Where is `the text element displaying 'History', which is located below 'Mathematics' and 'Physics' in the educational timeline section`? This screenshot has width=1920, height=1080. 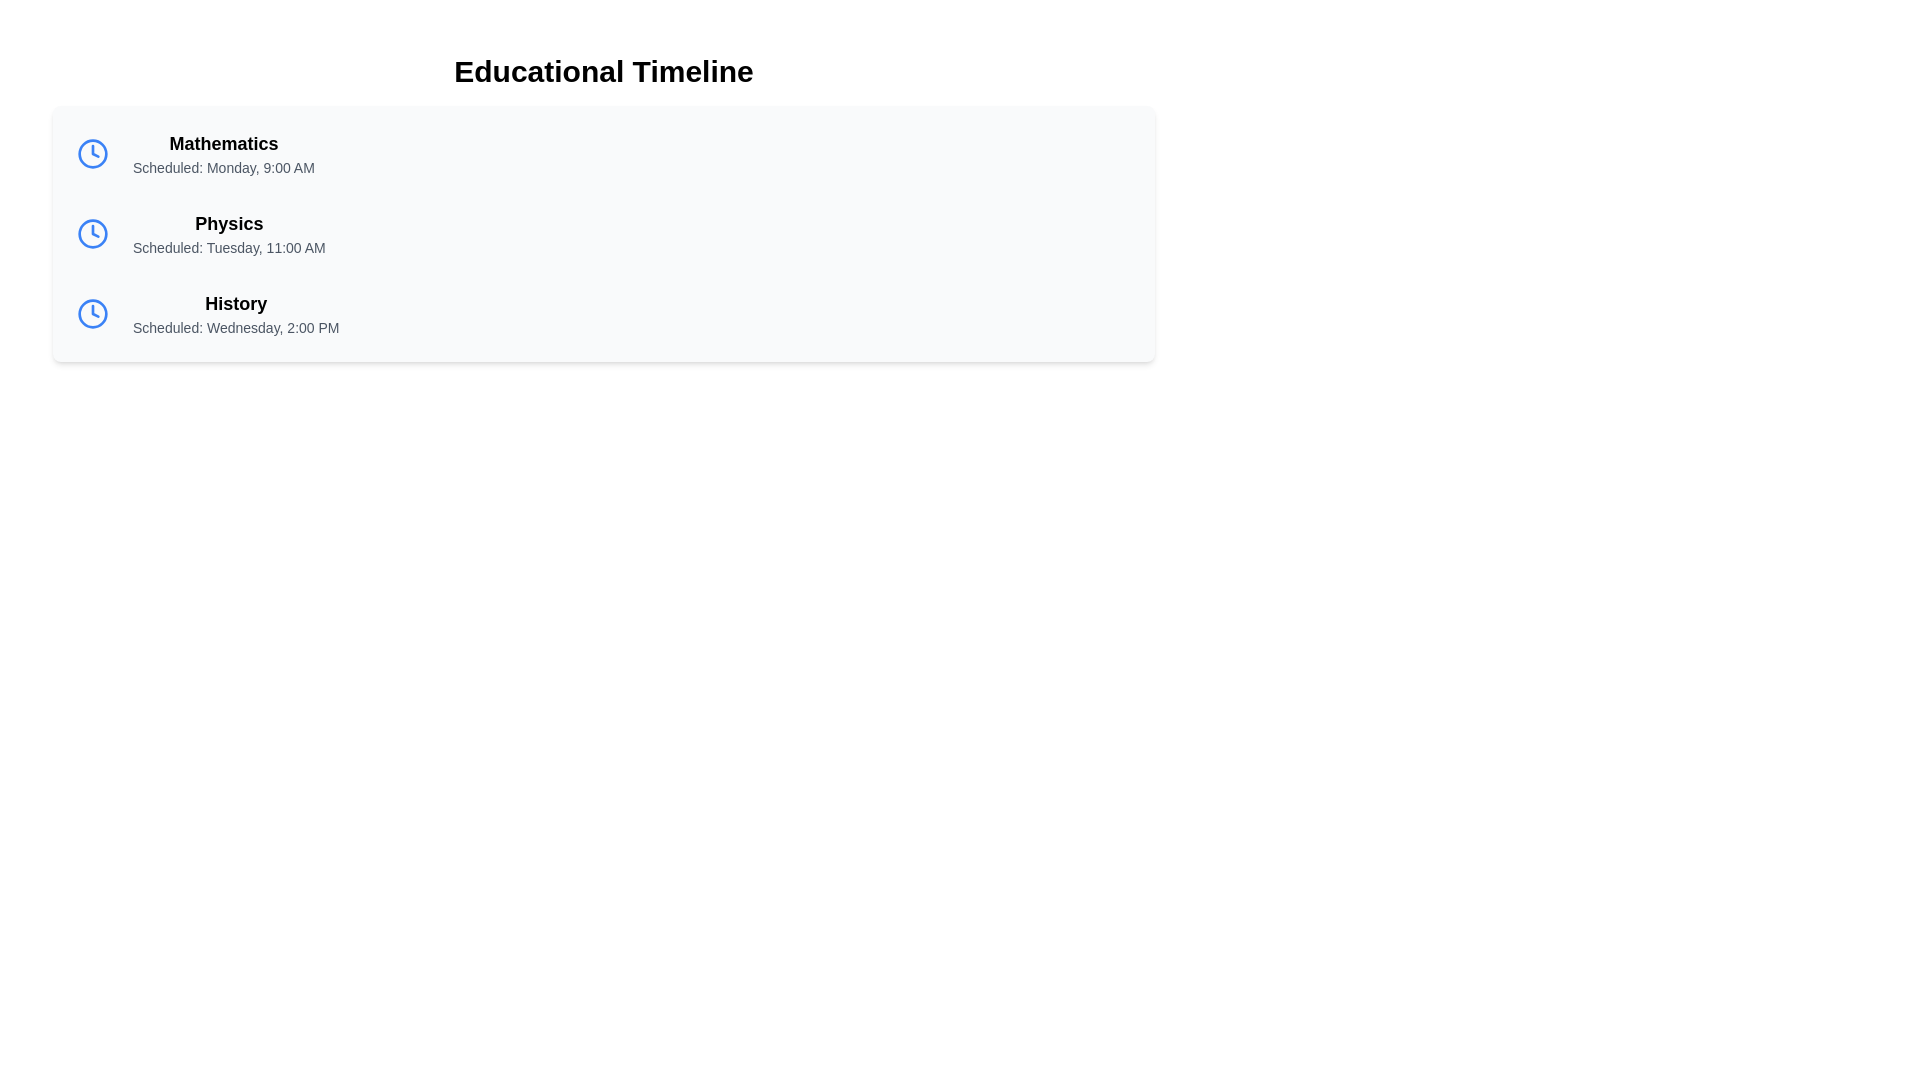 the text element displaying 'History', which is located below 'Mathematics' and 'Physics' in the educational timeline section is located at coordinates (236, 304).